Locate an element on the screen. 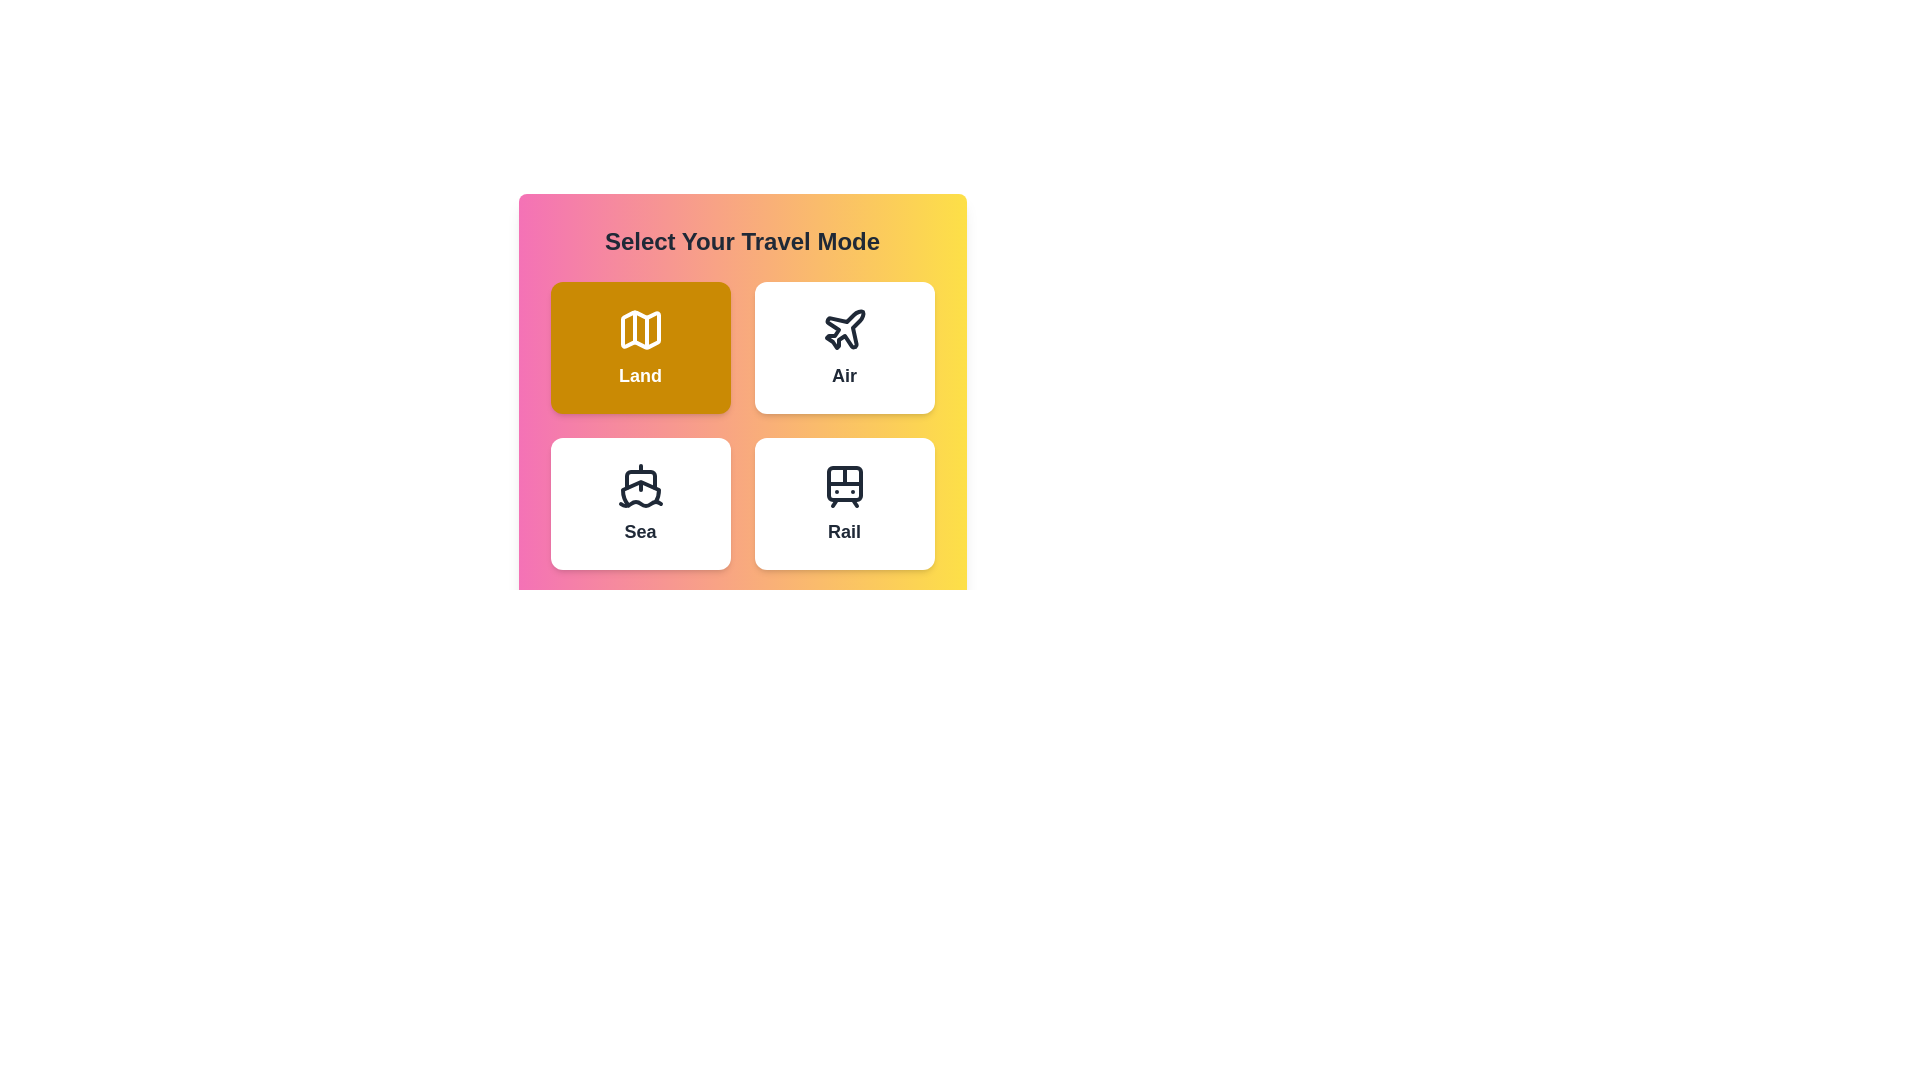 This screenshot has width=1920, height=1080. the button corresponding to the travel mode Sea is located at coordinates (640, 503).